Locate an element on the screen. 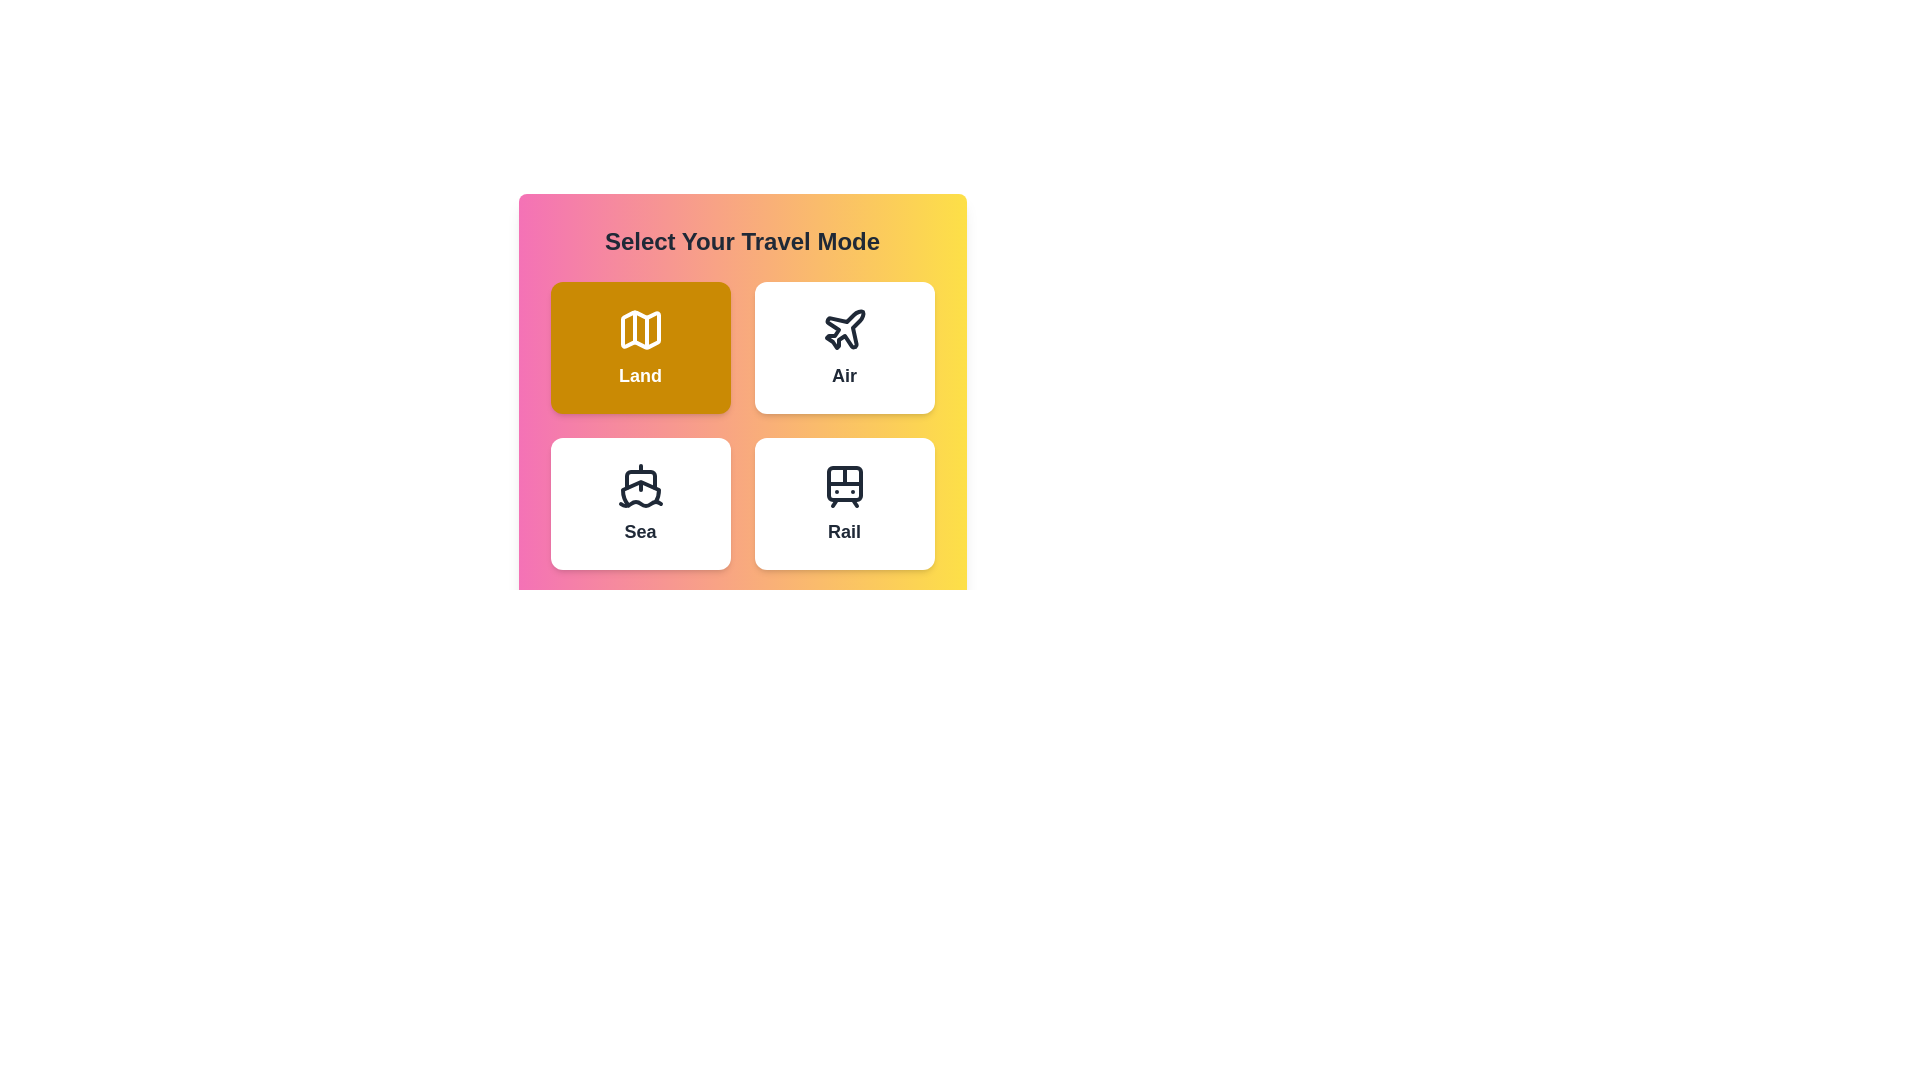 This screenshot has width=1920, height=1080. the button corresponding to the travel mode Sea is located at coordinates (640, 503).